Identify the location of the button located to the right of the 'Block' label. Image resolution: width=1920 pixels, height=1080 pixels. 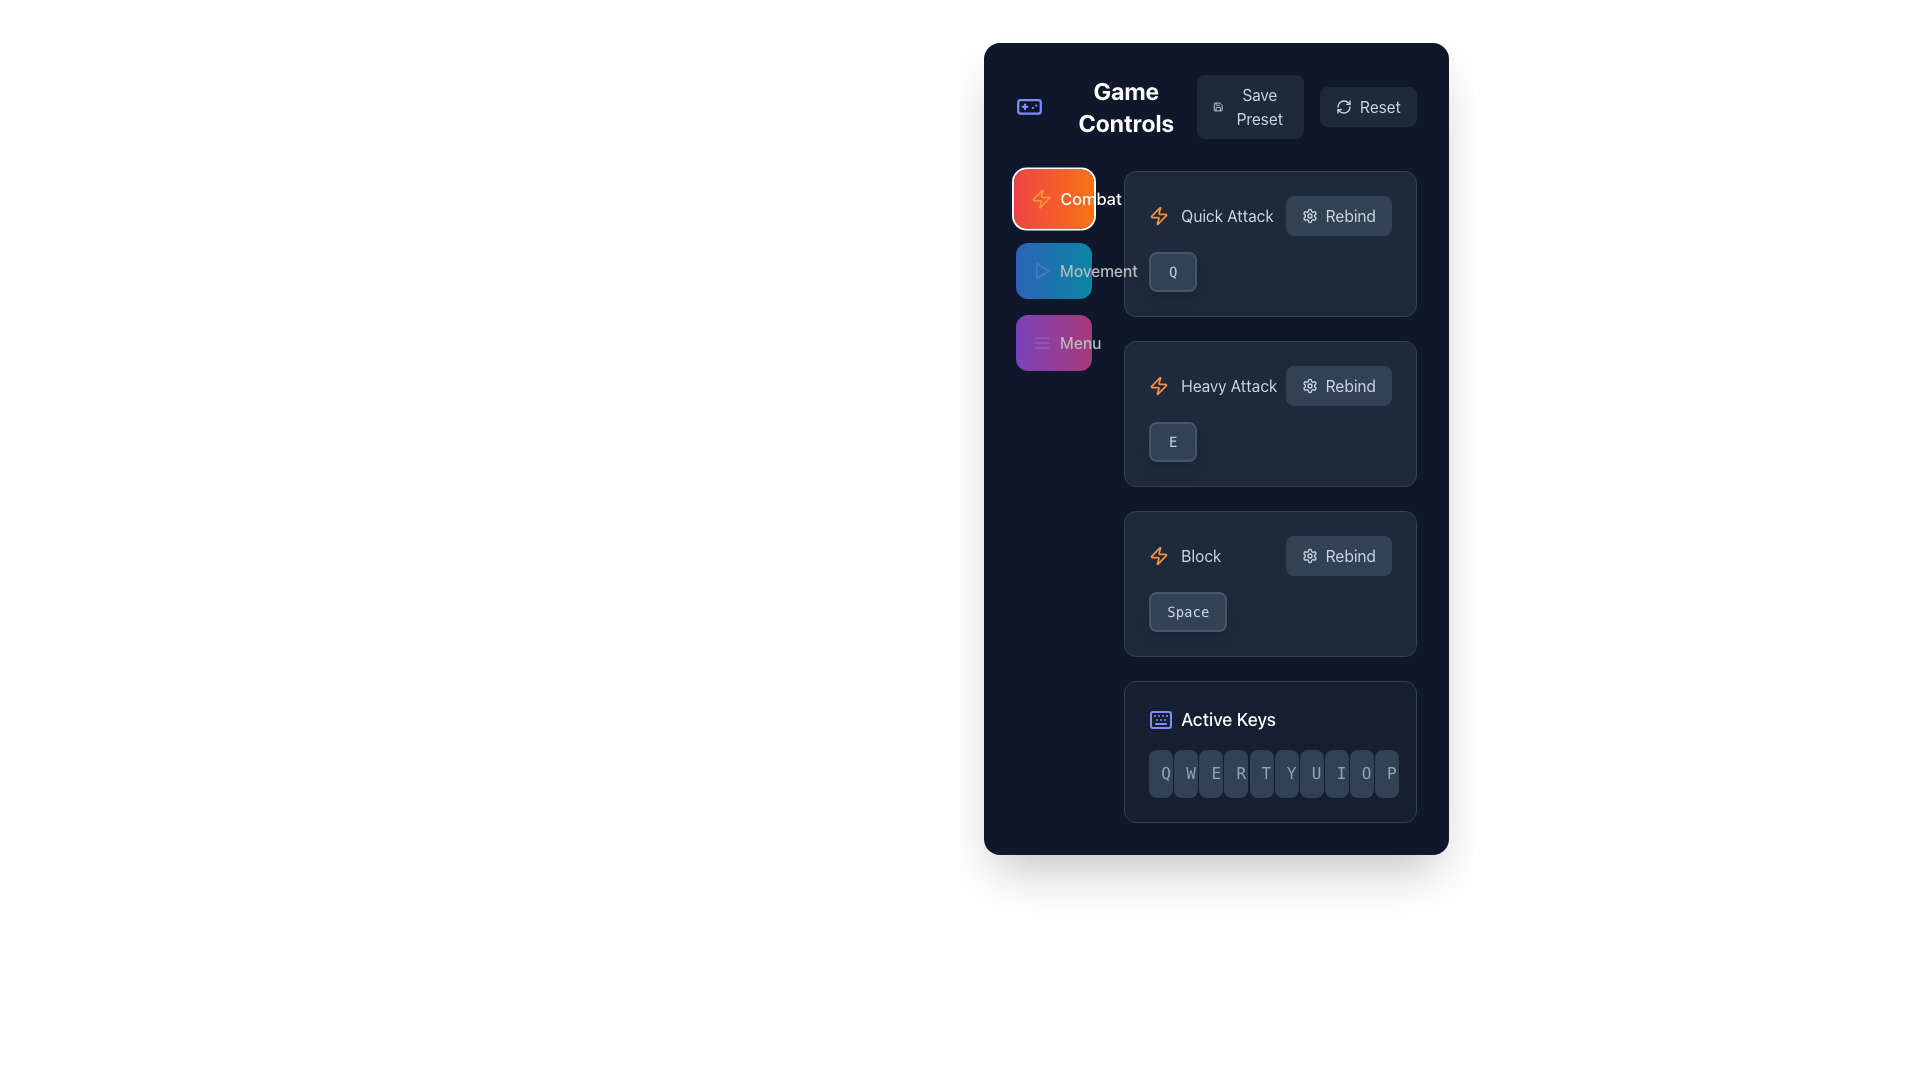
(1338, 555).